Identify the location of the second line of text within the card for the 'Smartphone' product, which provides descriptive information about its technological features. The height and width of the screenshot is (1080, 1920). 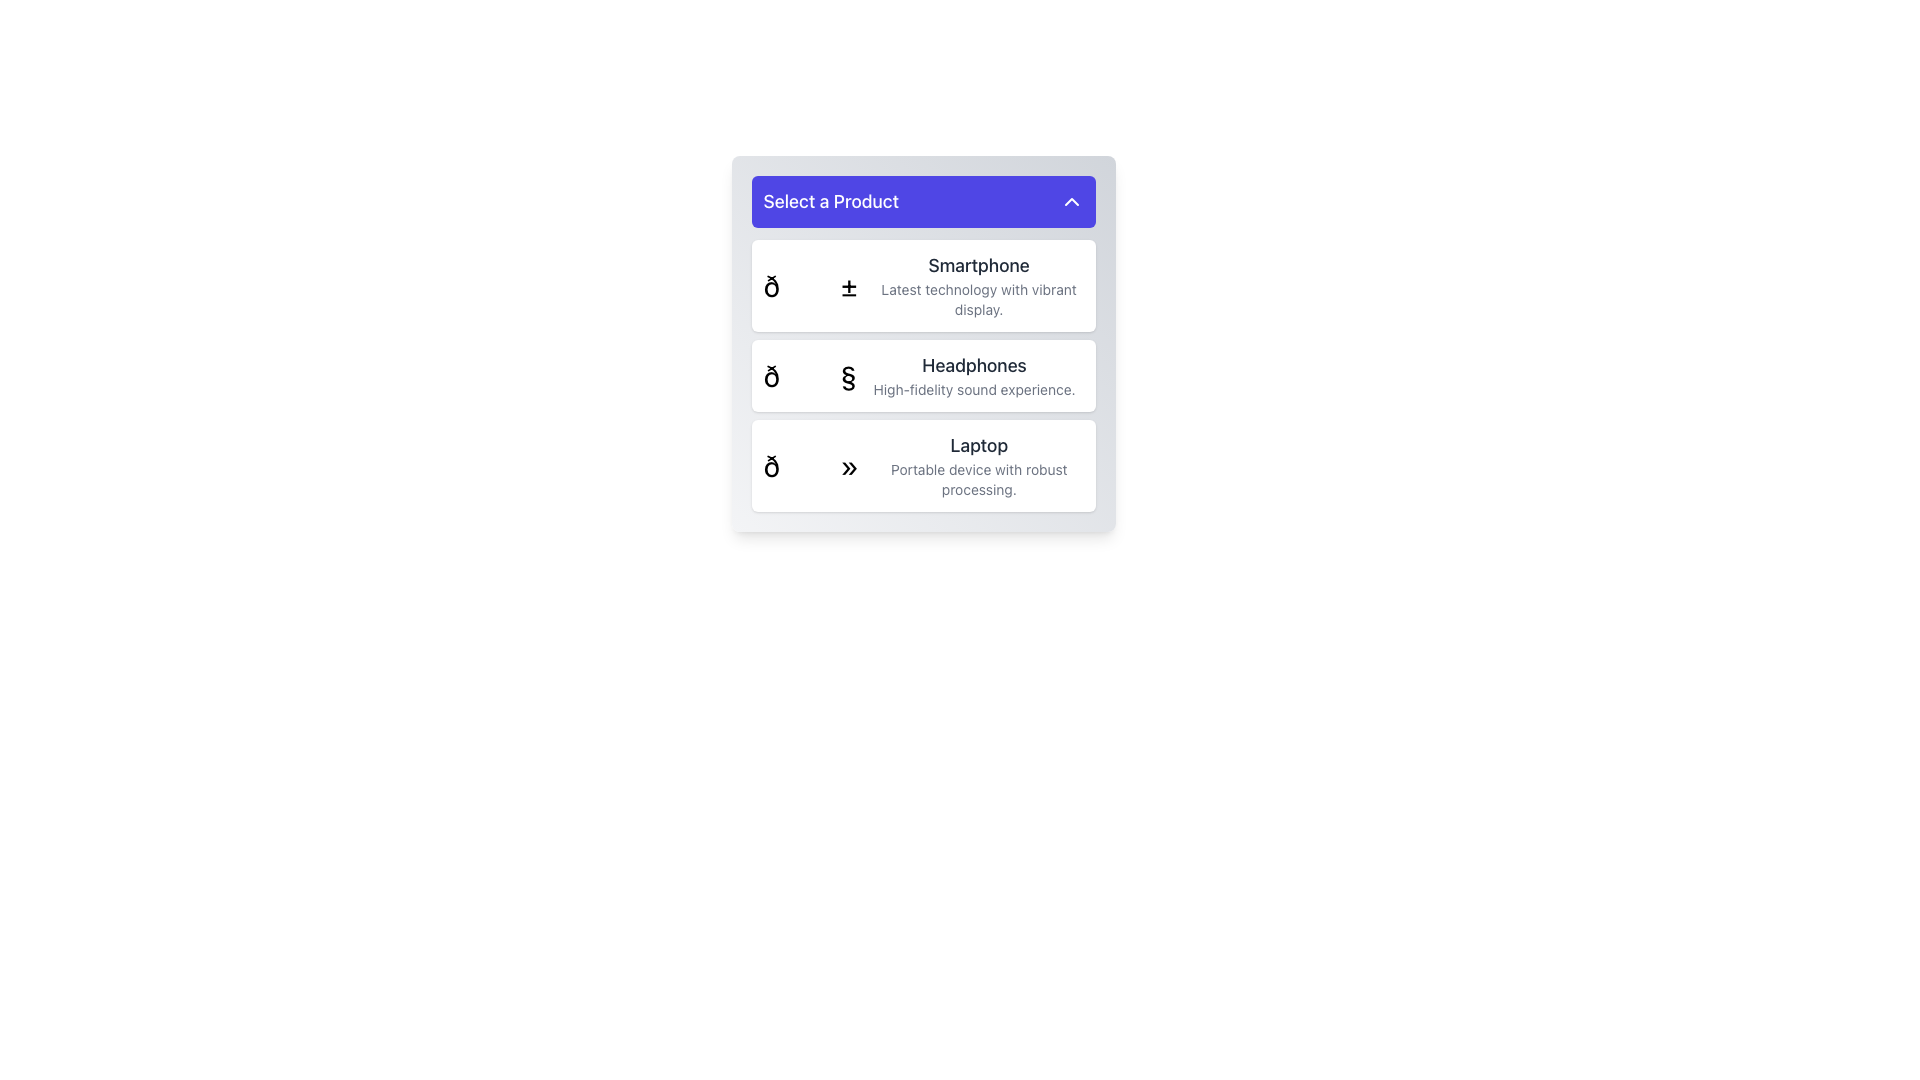
(979, 300).